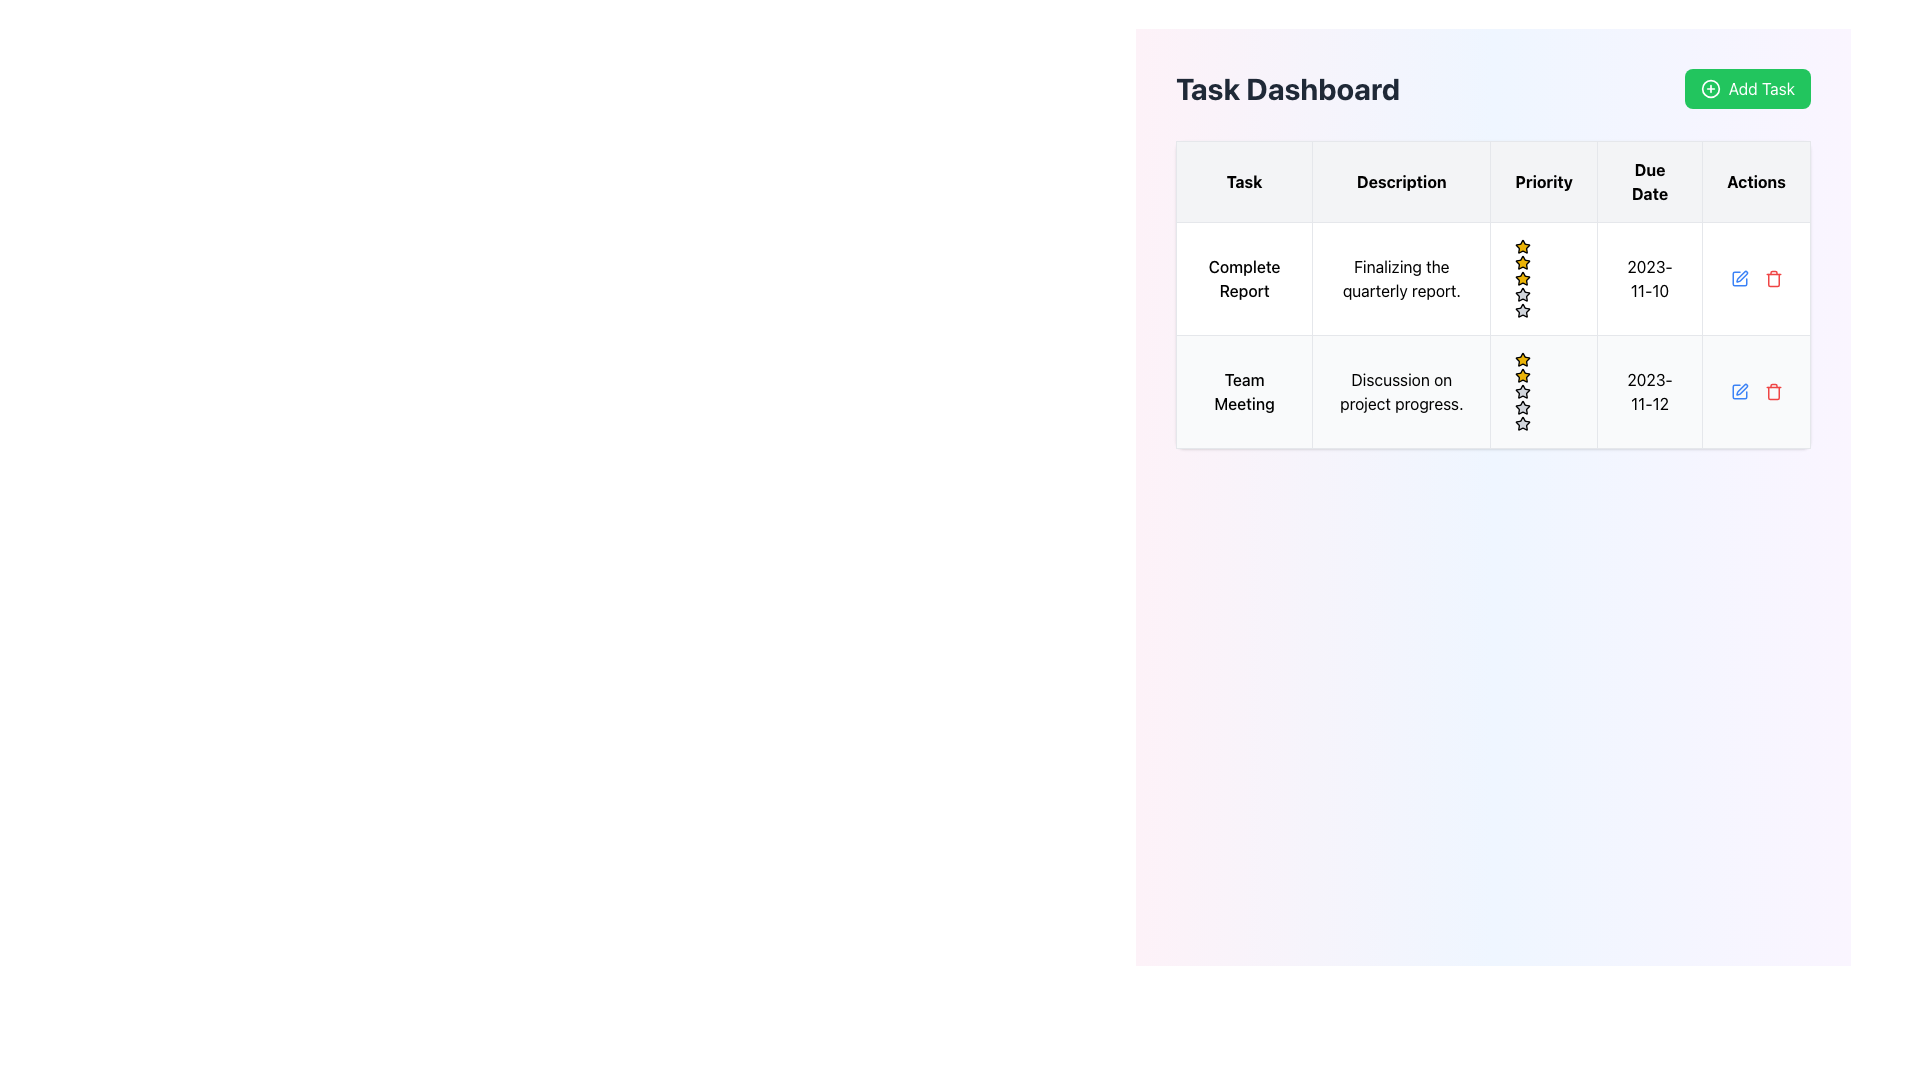 This screenshot has height=1080, width=1920. What do you see at coordinates (1522, 245) in the screenshot?
I see `the star icon in the 'Priority' column of the first row for the task 'Complete Report' to interact with it` at bounding box center [1522, 245].